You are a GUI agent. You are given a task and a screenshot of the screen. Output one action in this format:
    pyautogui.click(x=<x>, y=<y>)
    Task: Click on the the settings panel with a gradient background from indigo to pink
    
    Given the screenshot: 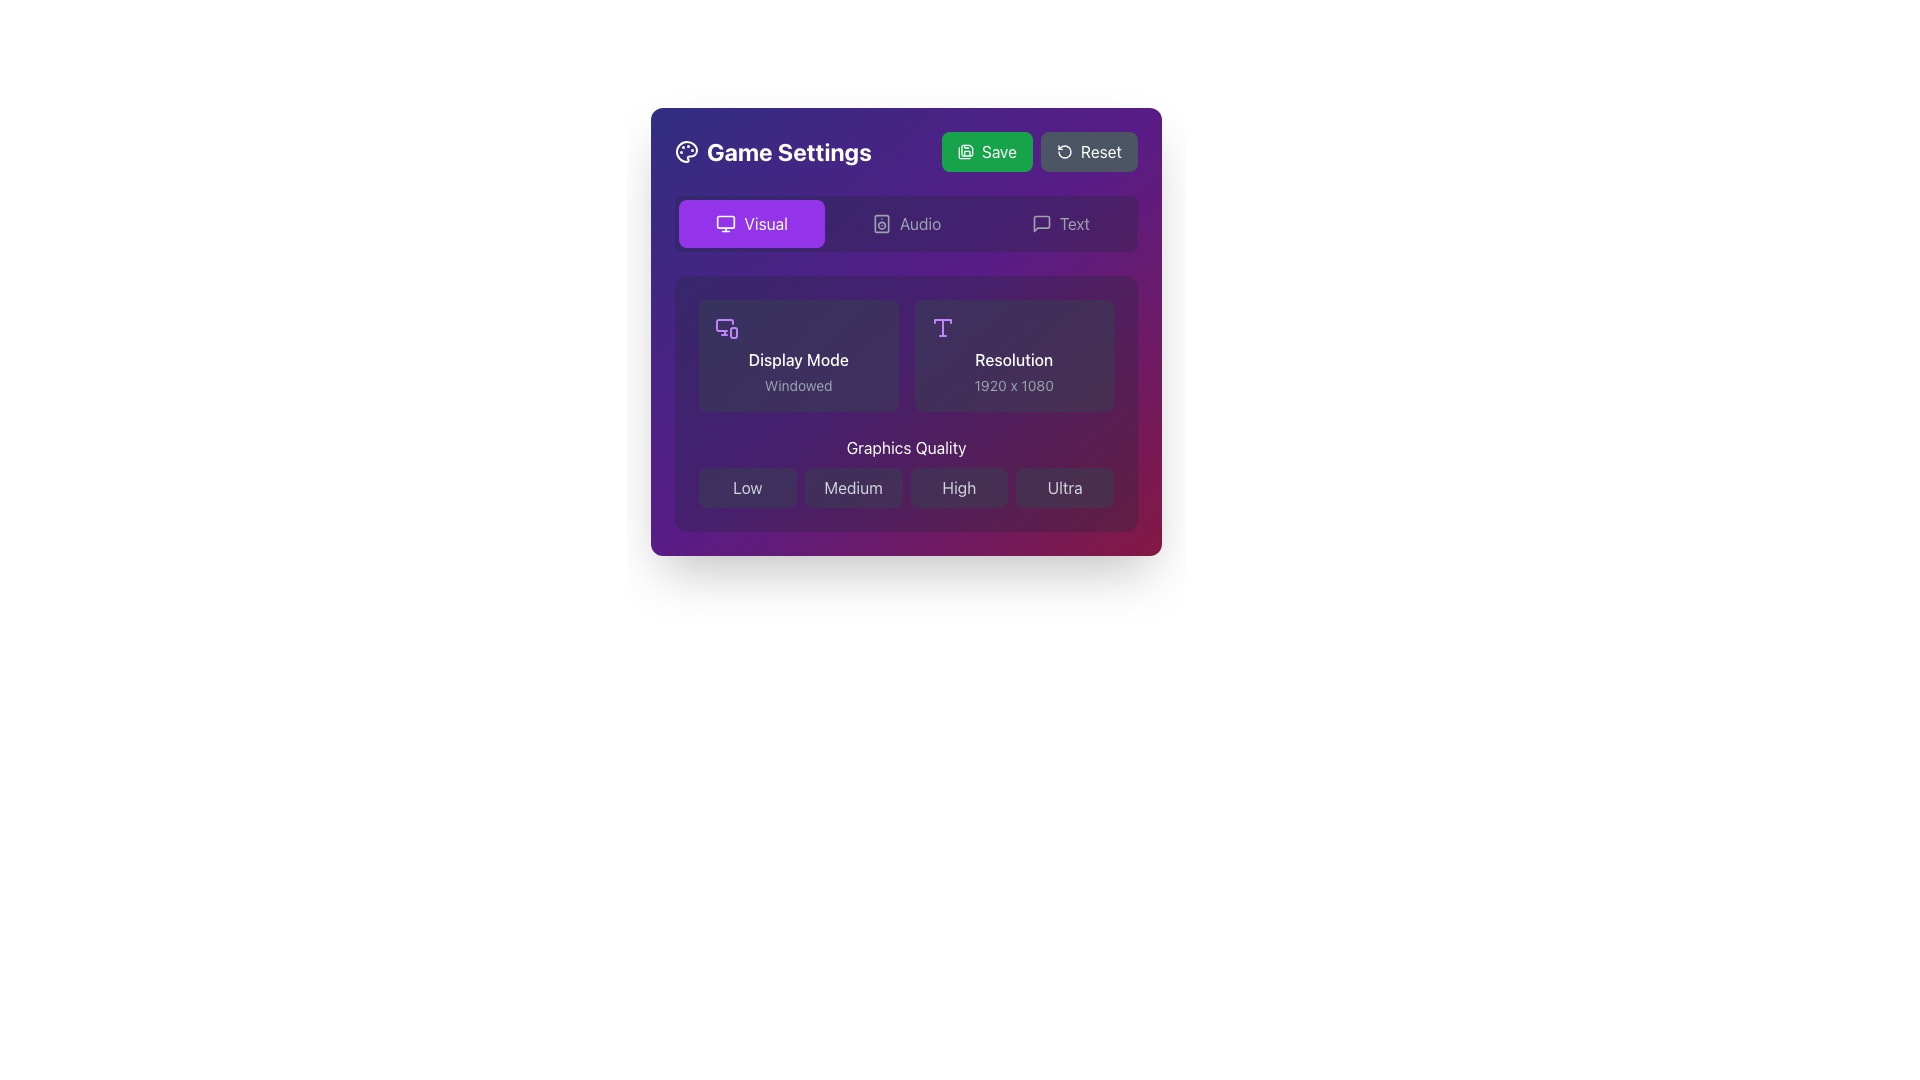 What is the action you would take?
    pyautogui.click(x=905, y=330)
    